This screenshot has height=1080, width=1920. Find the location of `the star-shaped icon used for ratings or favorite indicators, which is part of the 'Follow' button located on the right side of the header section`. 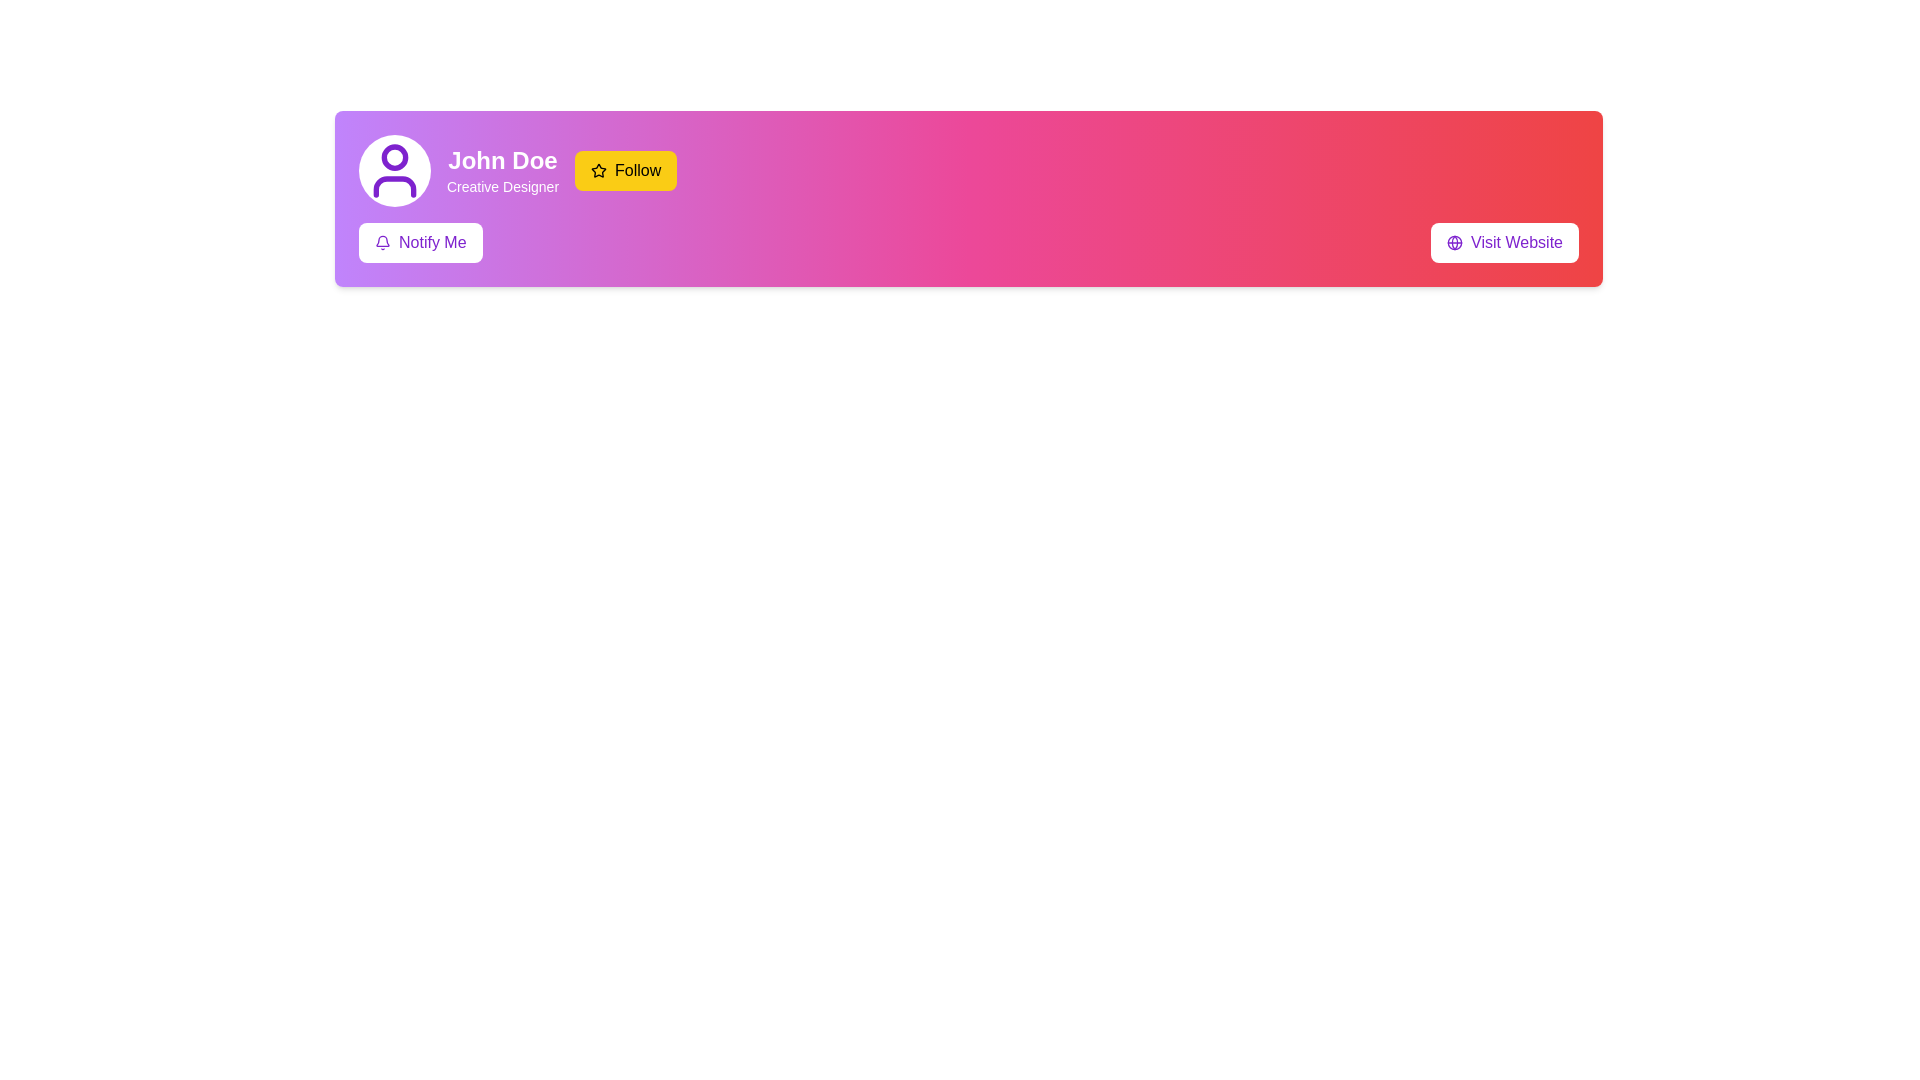

the star-shaped icon used for ratings or favorite indicators, which is part of the 'Follow' button located on the right side of the header section is located at coordinates (598, 169).